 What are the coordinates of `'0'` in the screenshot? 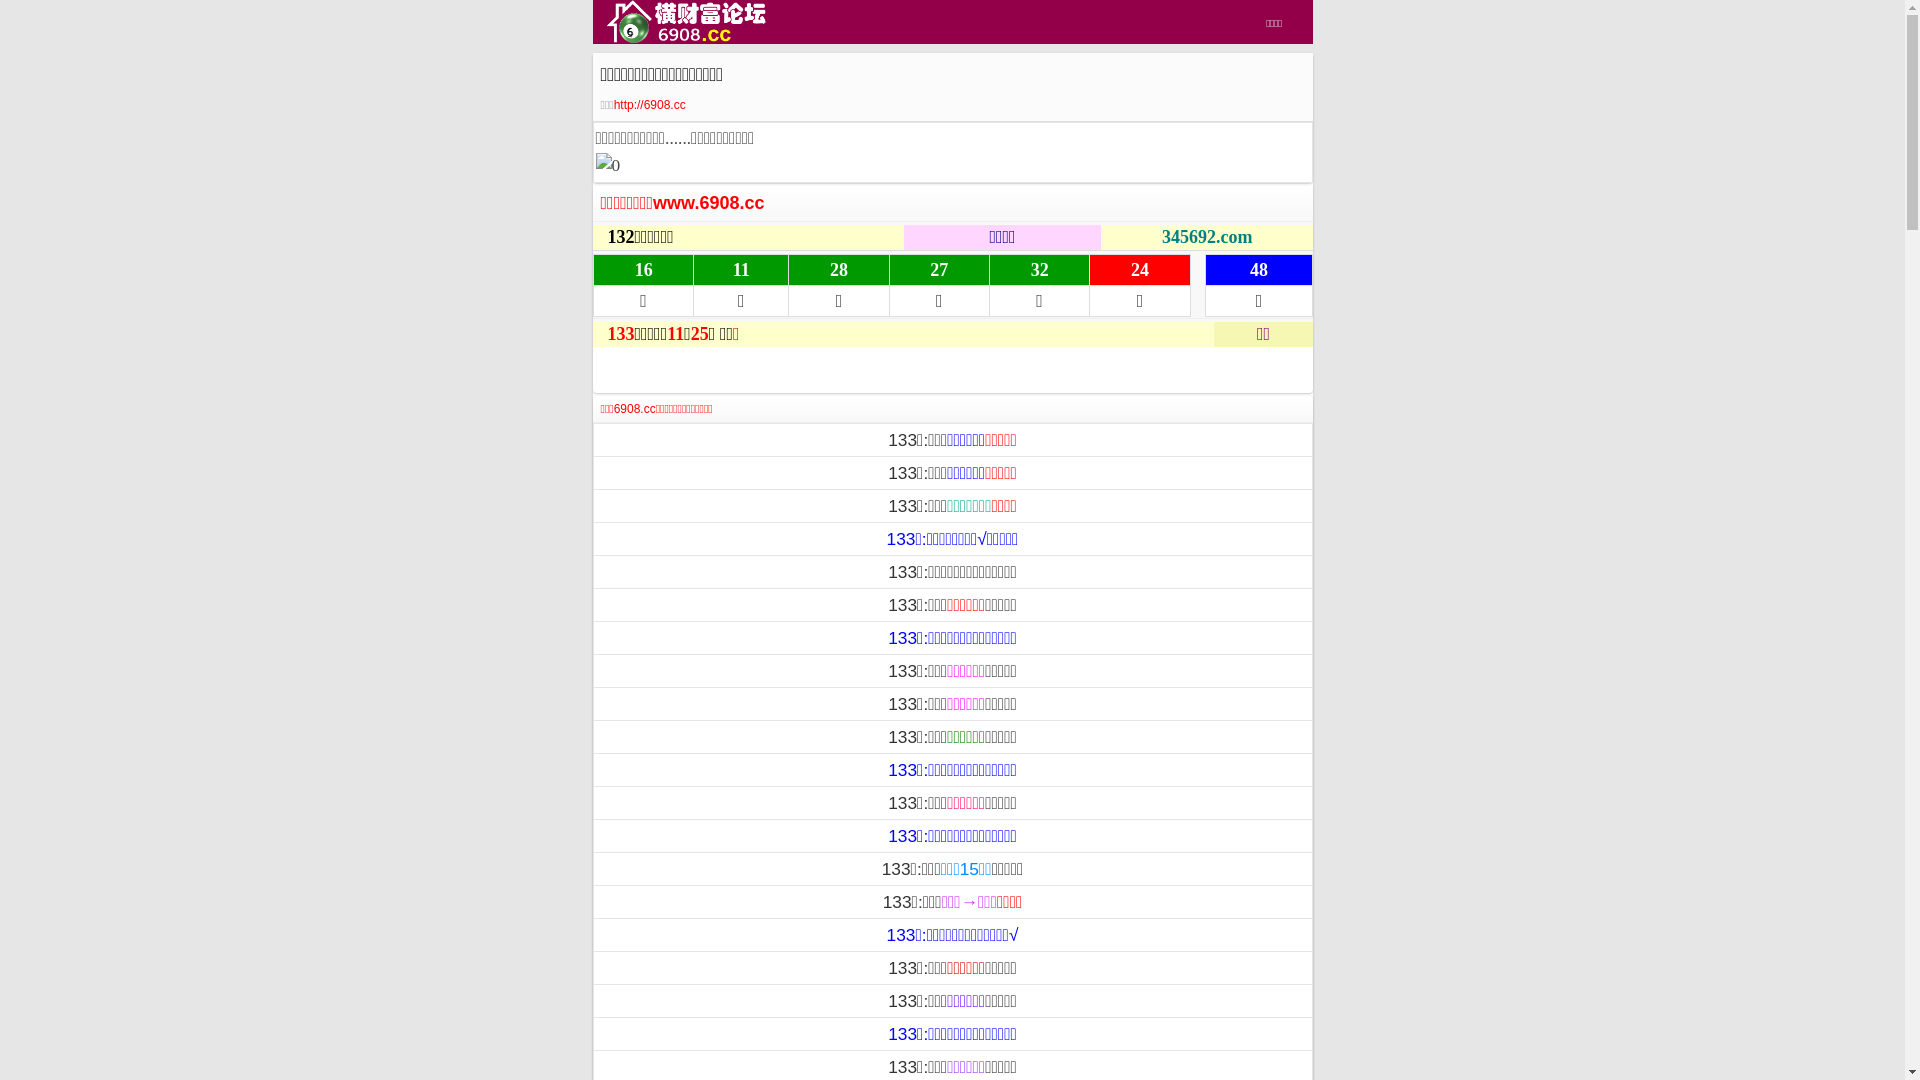 It's located at (594, 164).